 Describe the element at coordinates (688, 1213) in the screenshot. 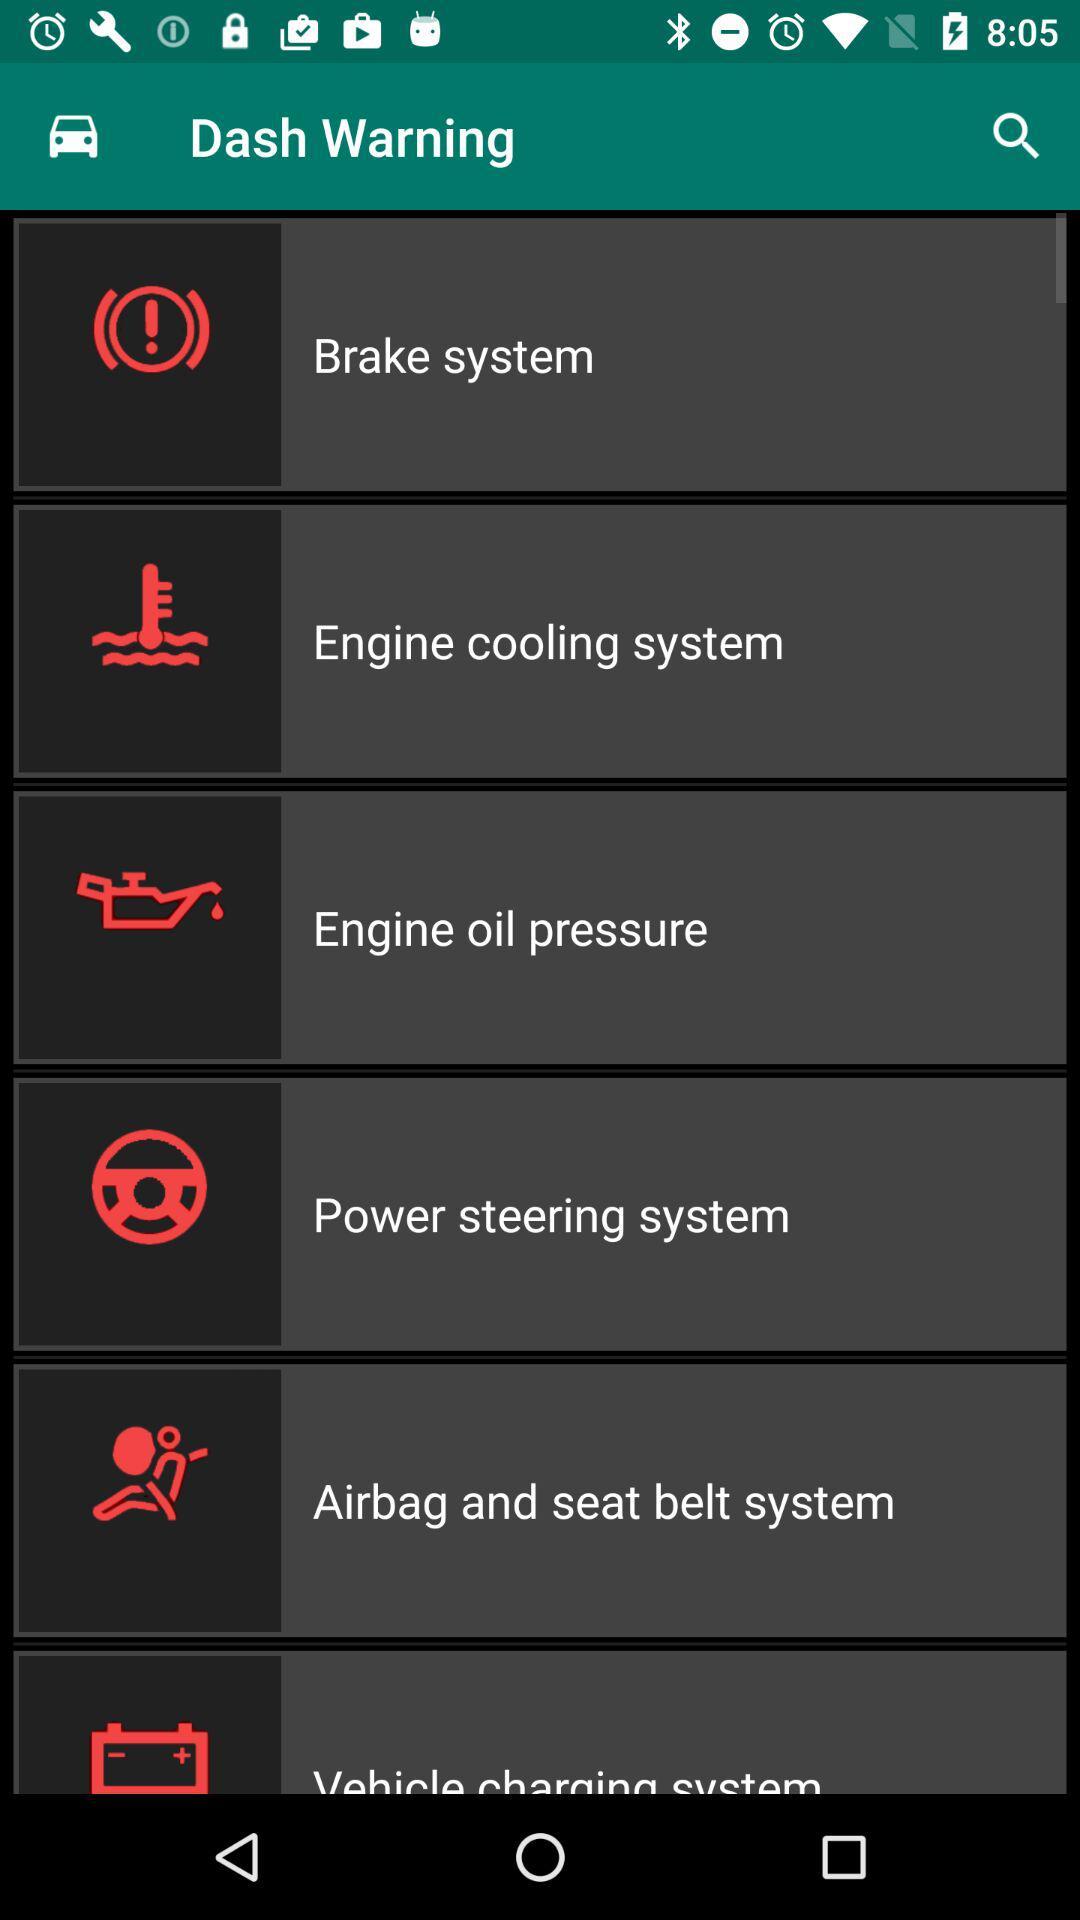

I see `the icon below the engine oil pressure icon` at that location.